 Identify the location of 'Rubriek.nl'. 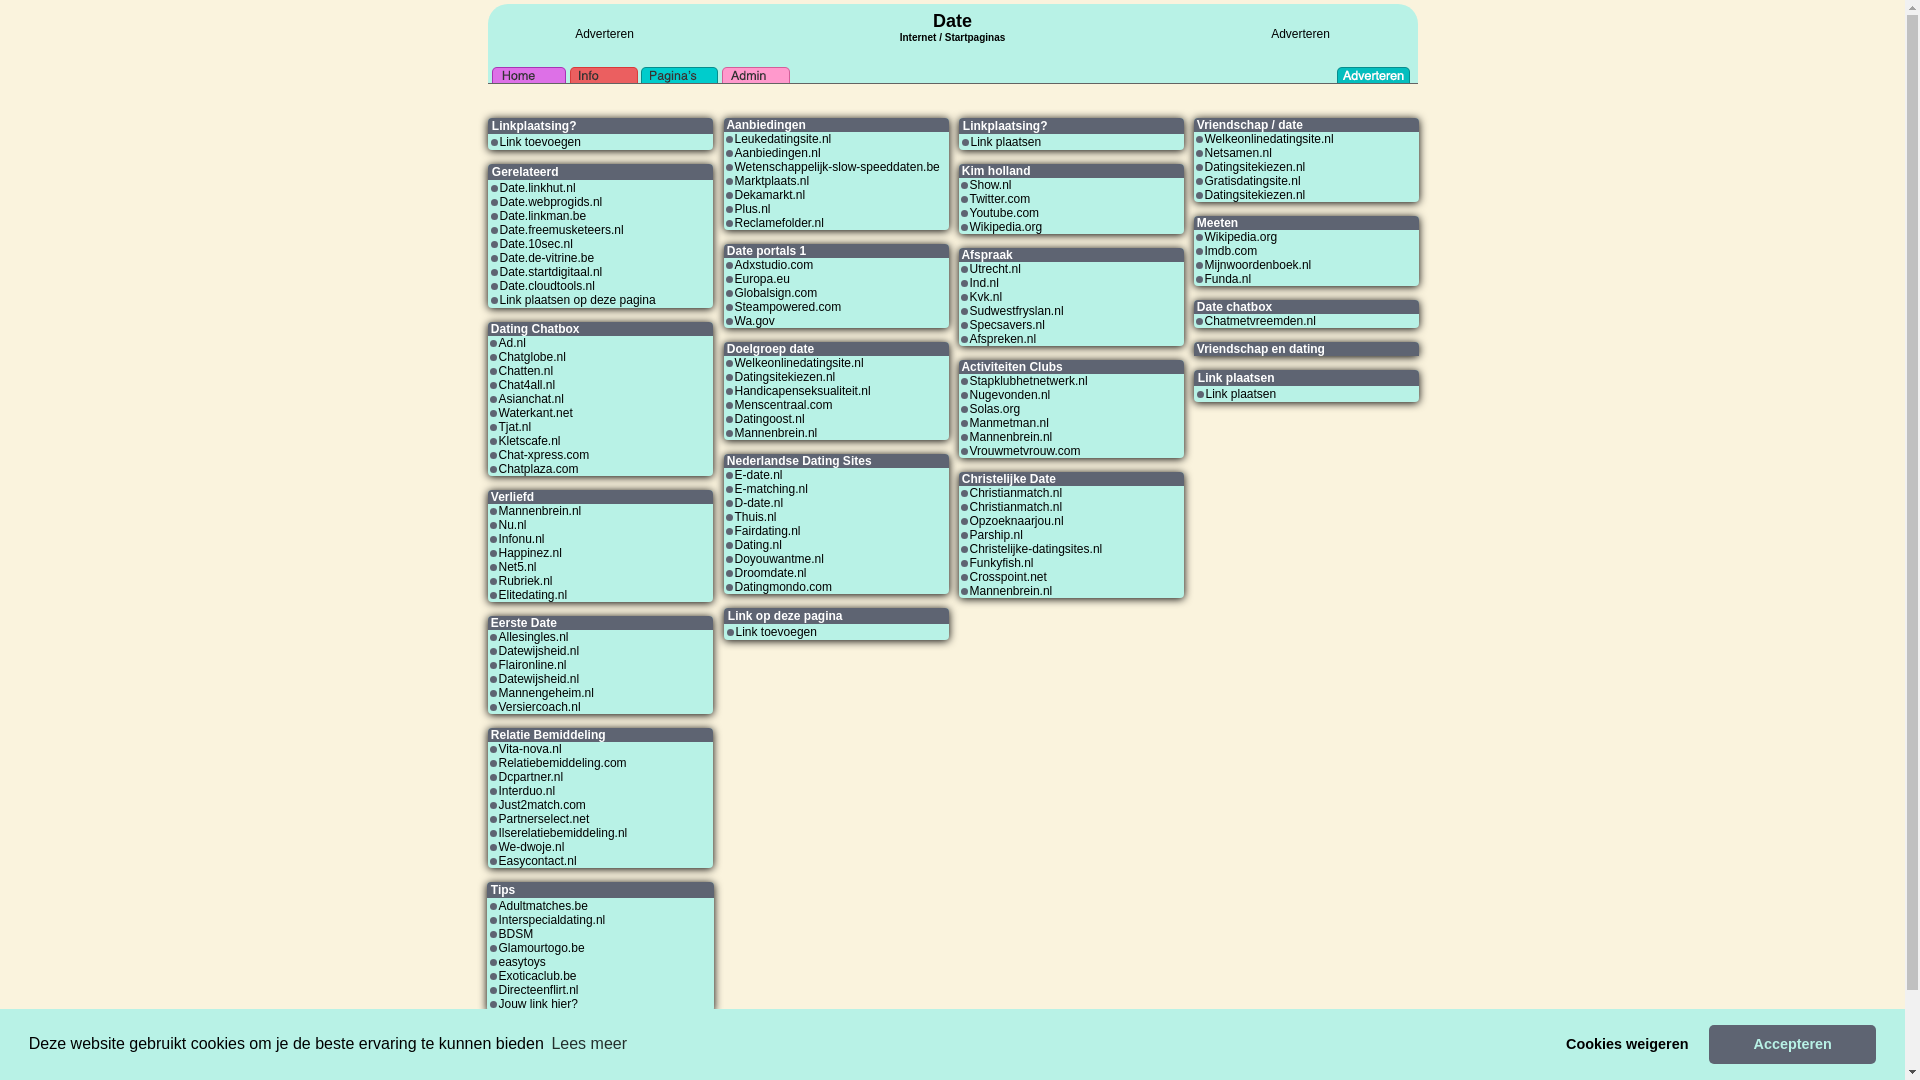
(524, 581).